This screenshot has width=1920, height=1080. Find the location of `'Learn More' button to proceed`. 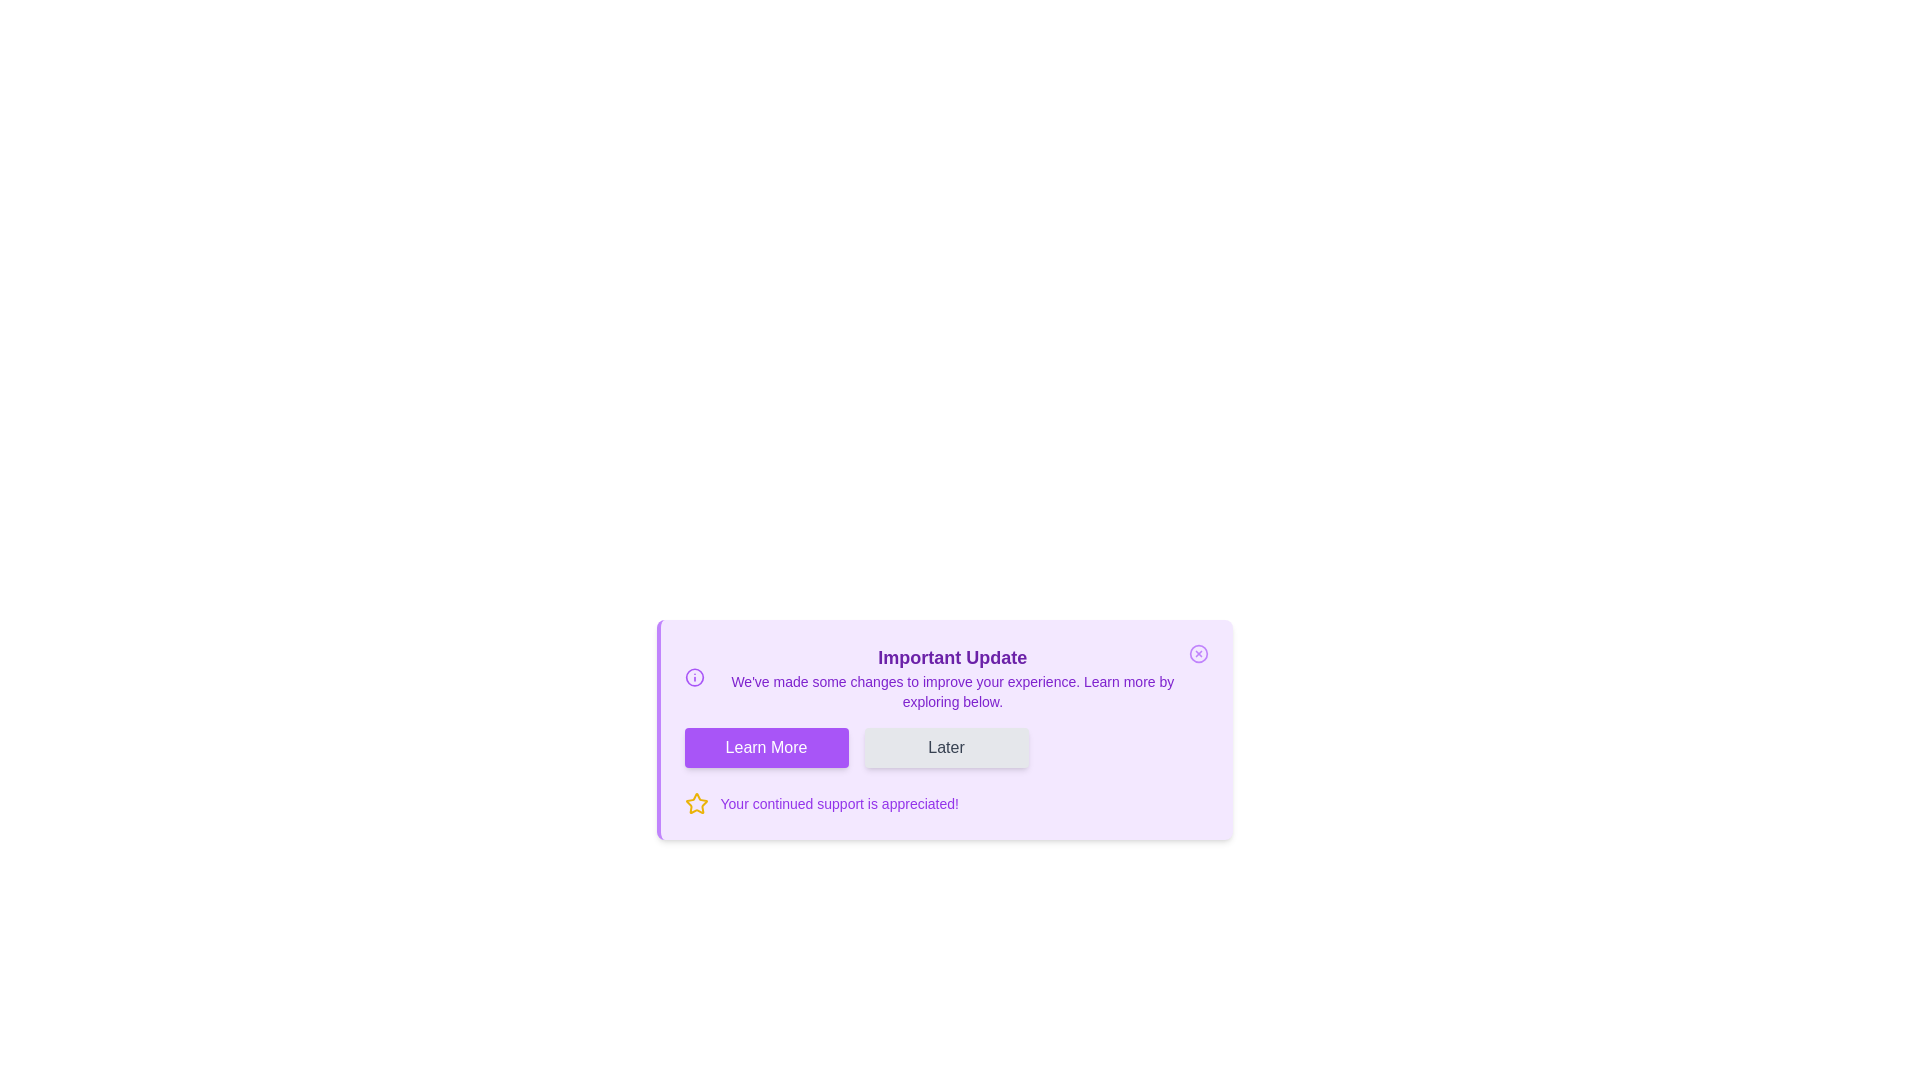

'Learn More' button to proceed is located at coordinates (765, 748).